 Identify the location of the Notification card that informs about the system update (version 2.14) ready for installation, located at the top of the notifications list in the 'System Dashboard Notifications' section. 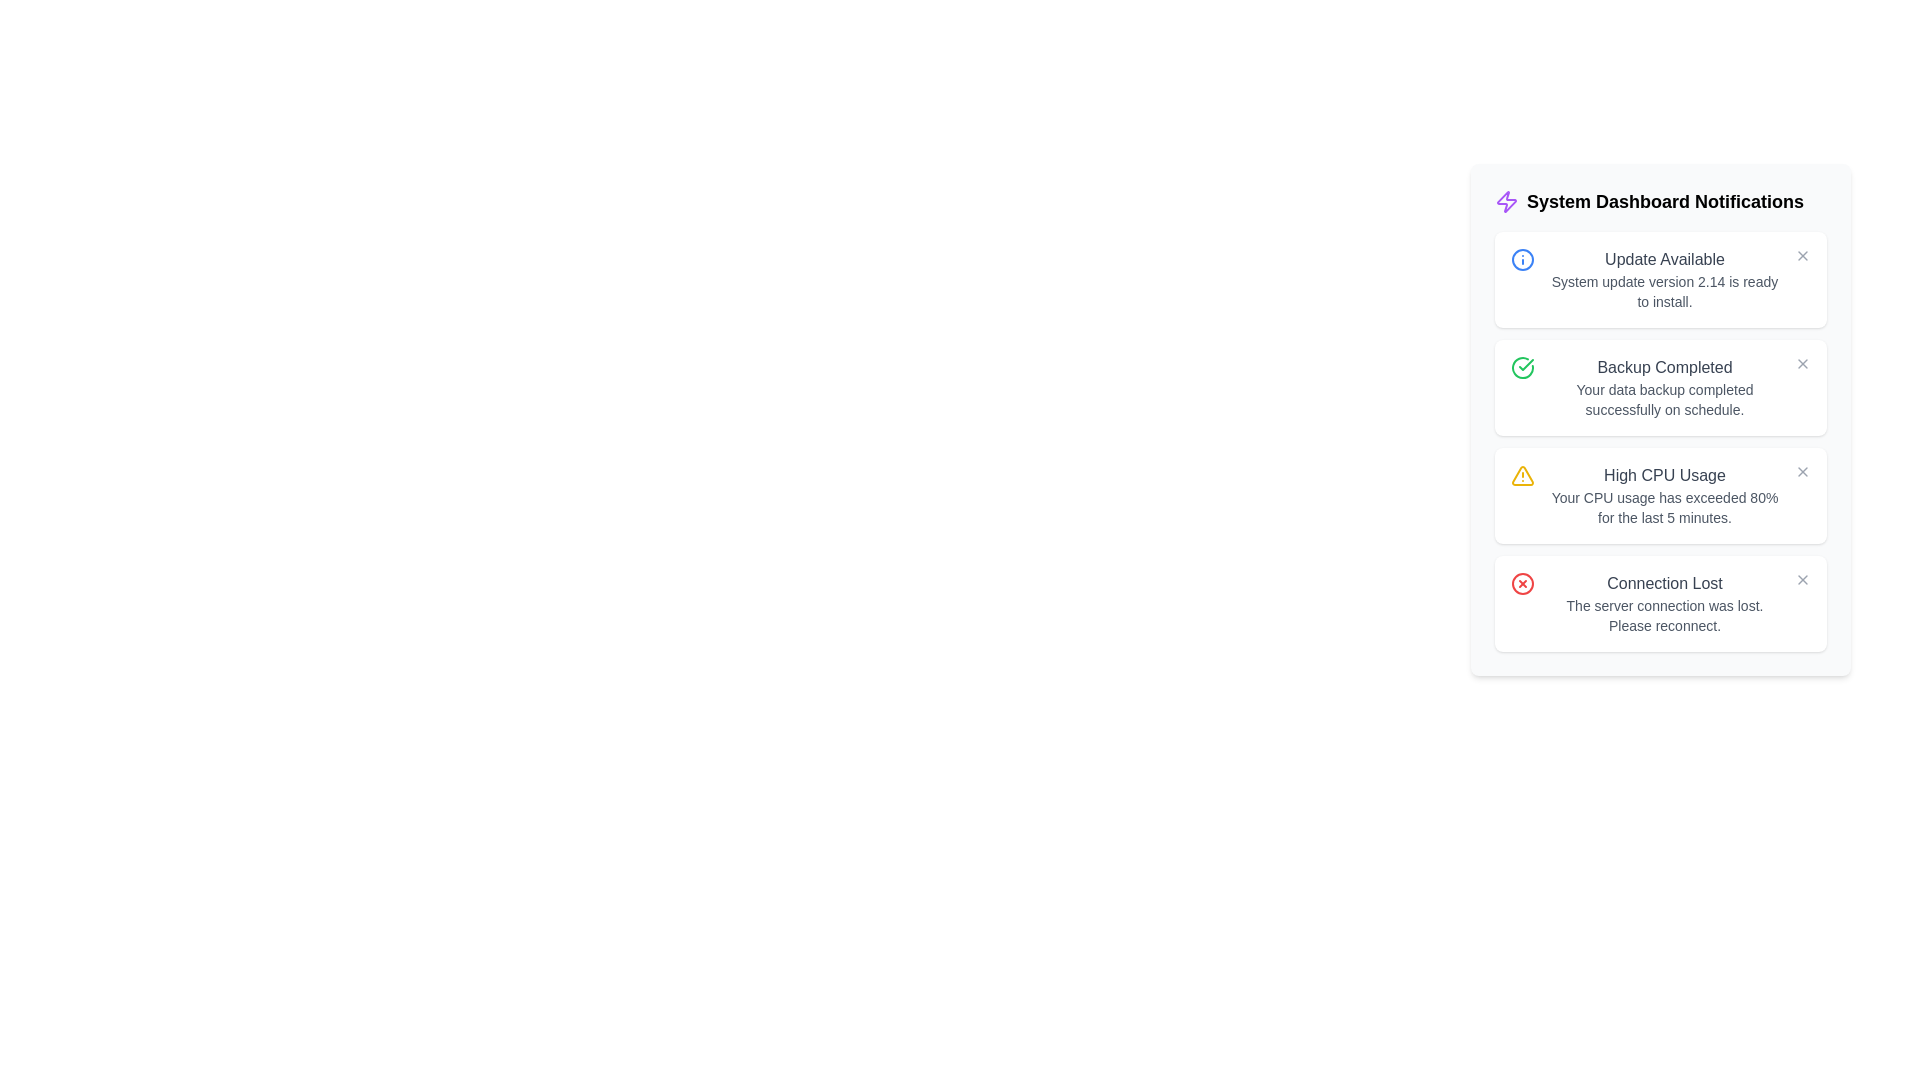
(1660, 280).